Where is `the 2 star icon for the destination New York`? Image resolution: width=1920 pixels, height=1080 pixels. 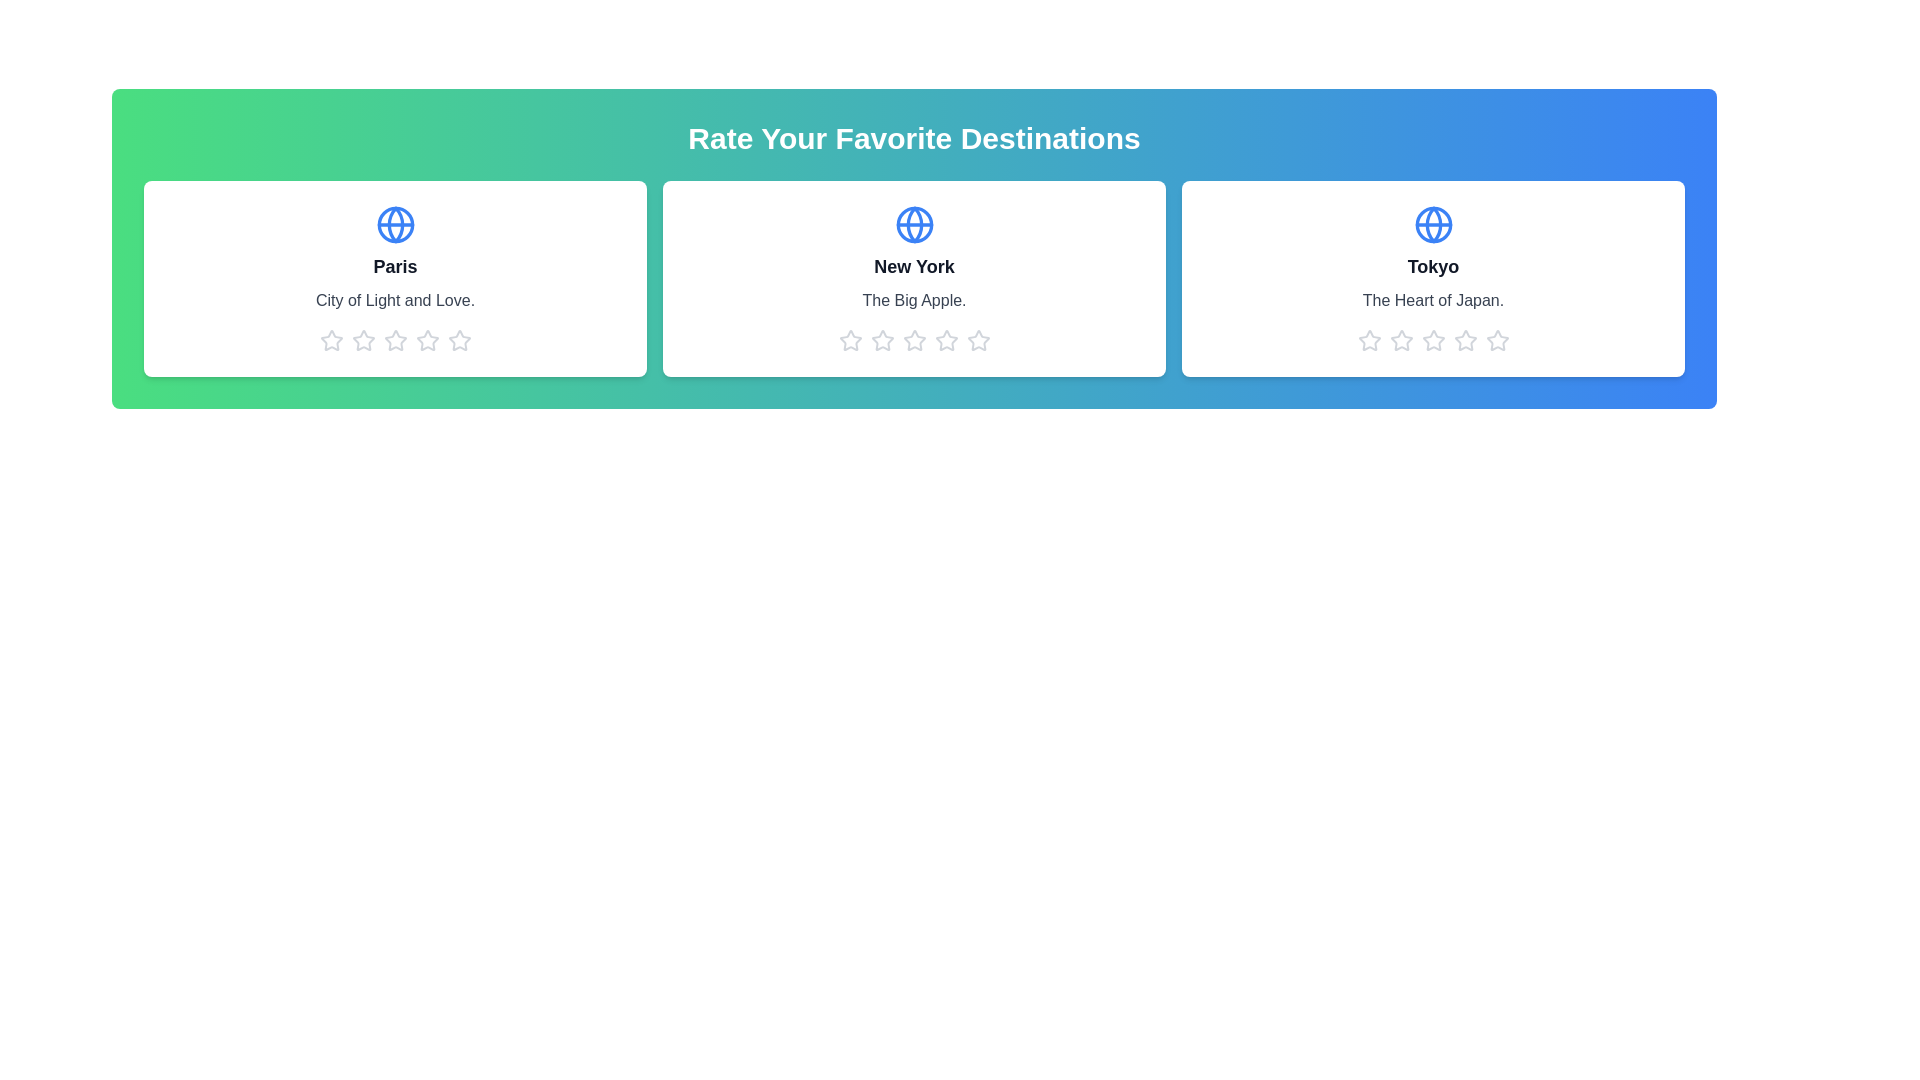
the 2 star icon for the destination New York is located at coordinates (881, 339).